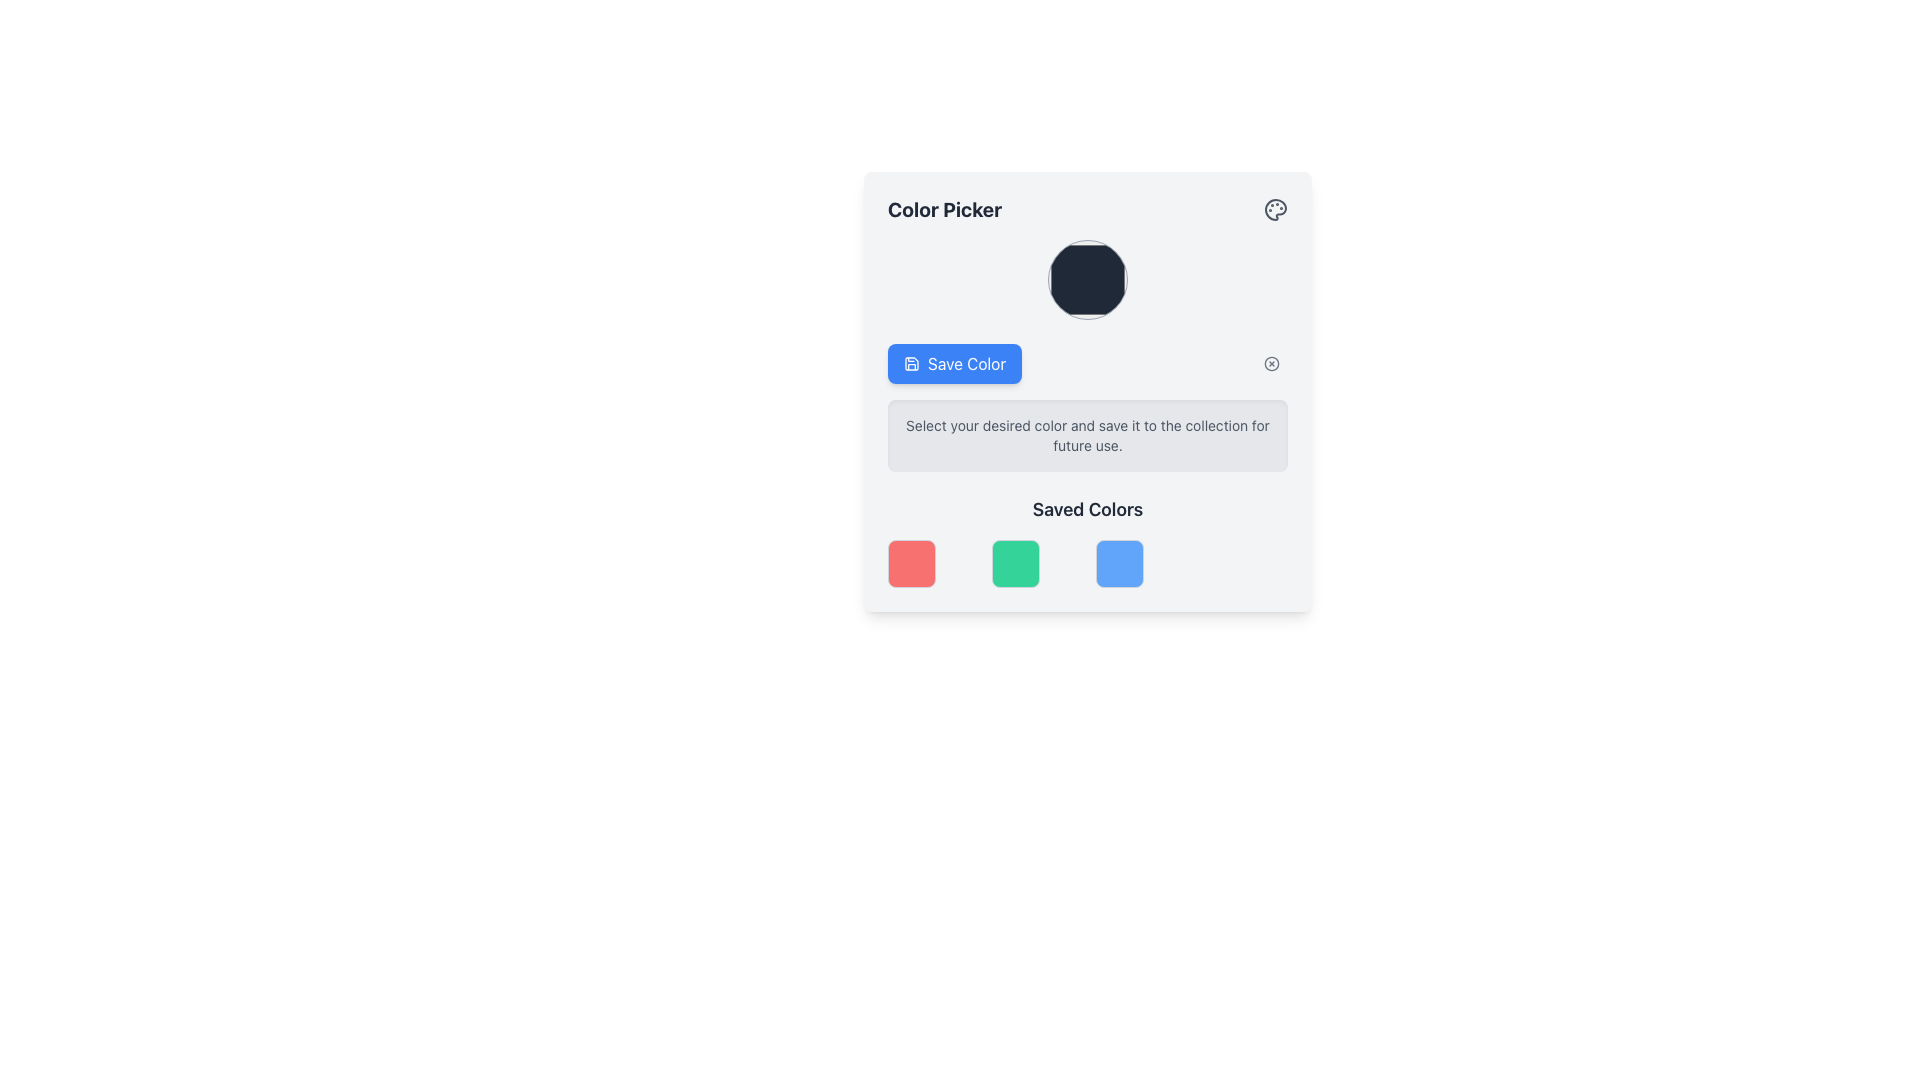 The height and width of the screenshot is (1080, 1920). What do you see at coordinates (1271, 363) in the screenshot?
I see `the close button located on the upper-right side of the 'Color Picker' section to potentially reveal interaction effects` at bounding box center [1271, 363].